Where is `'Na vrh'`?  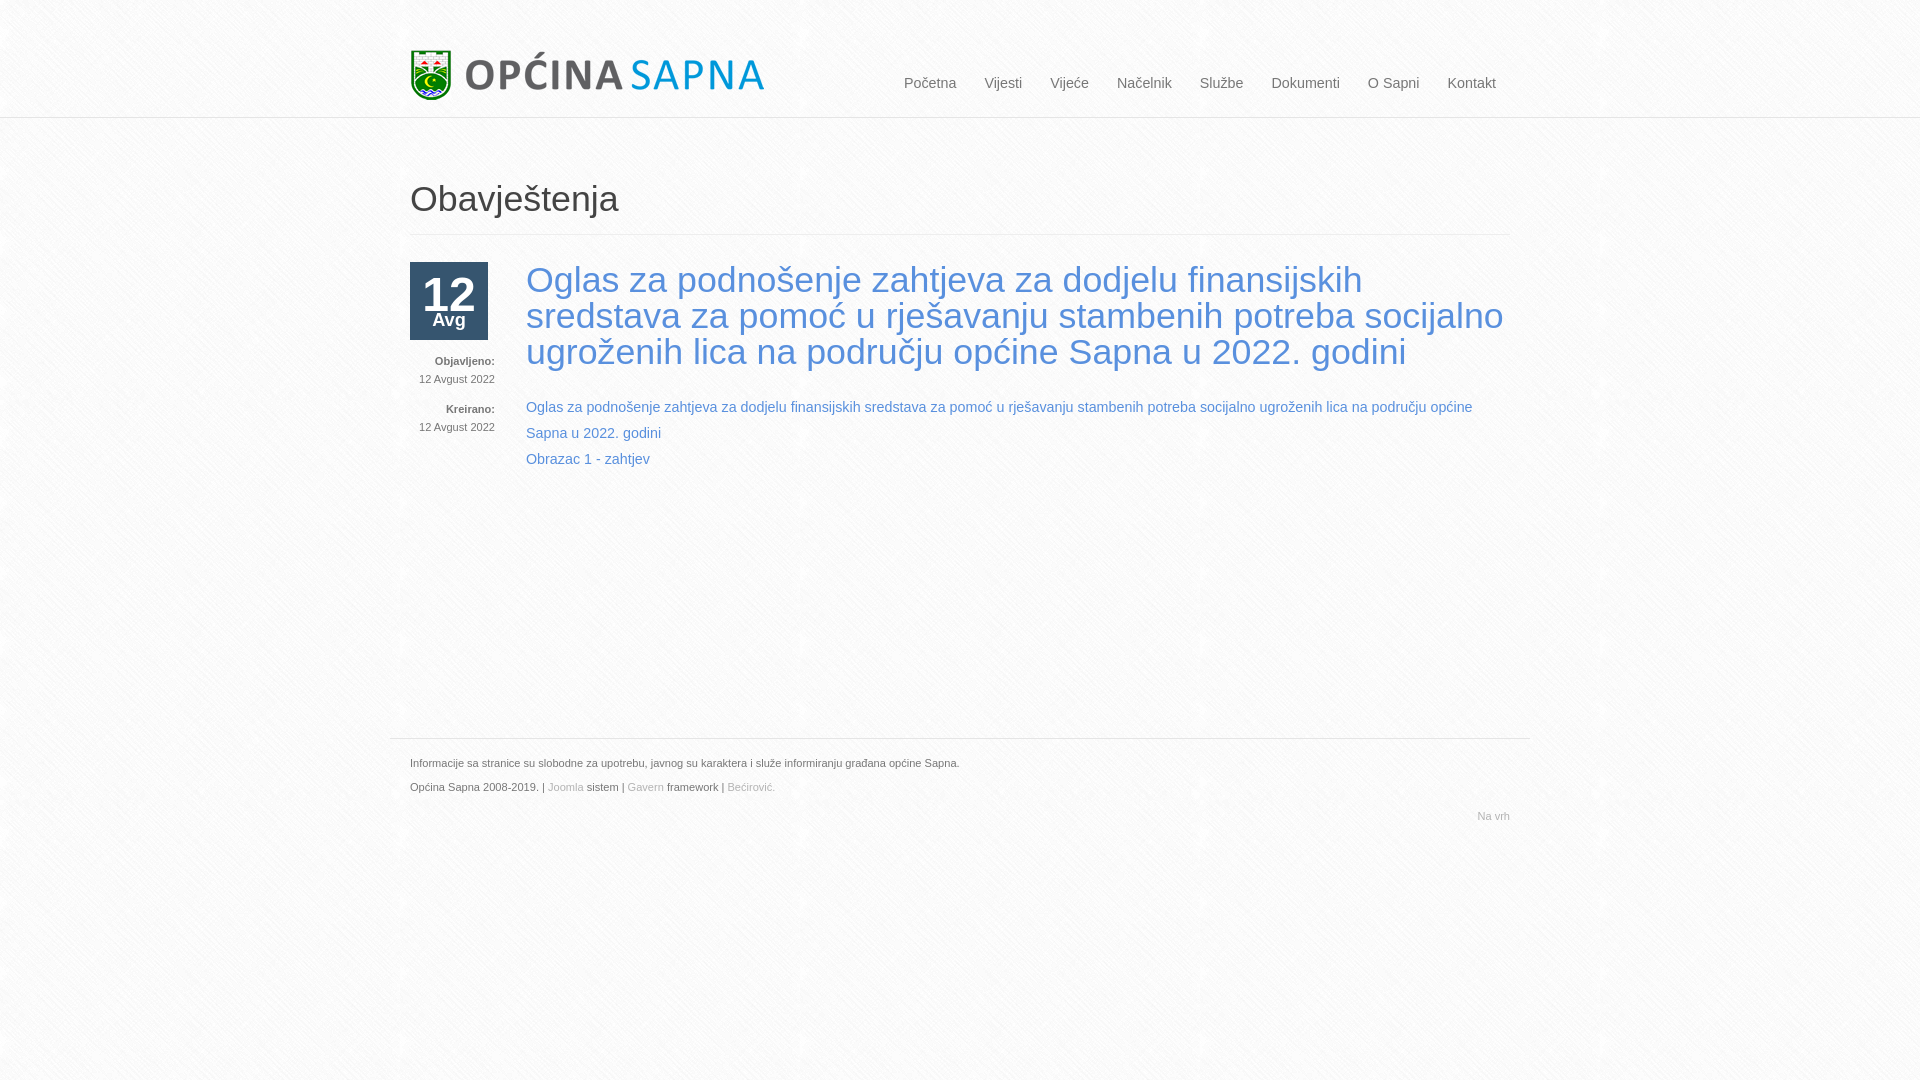 'Na vrh' is located at coordinates (1493, 816).